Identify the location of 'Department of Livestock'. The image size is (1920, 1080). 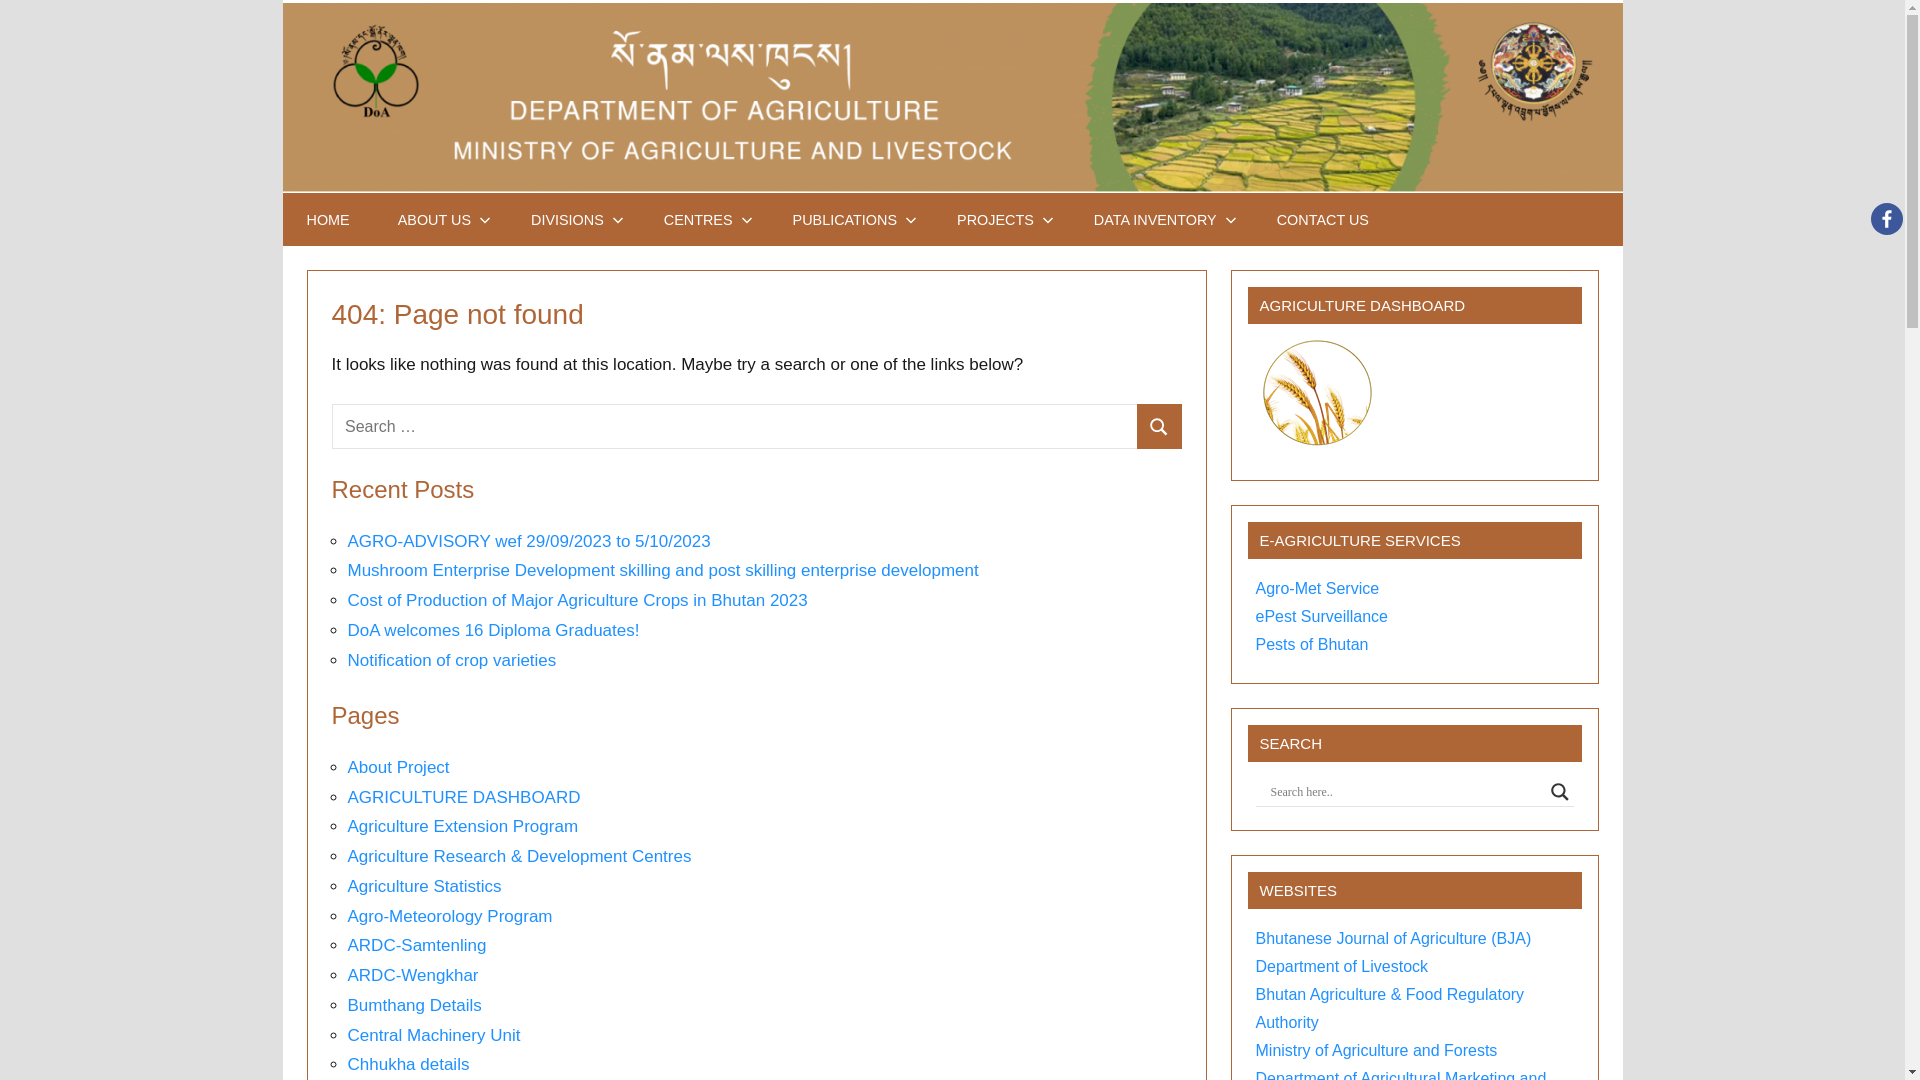
(1342, 965).